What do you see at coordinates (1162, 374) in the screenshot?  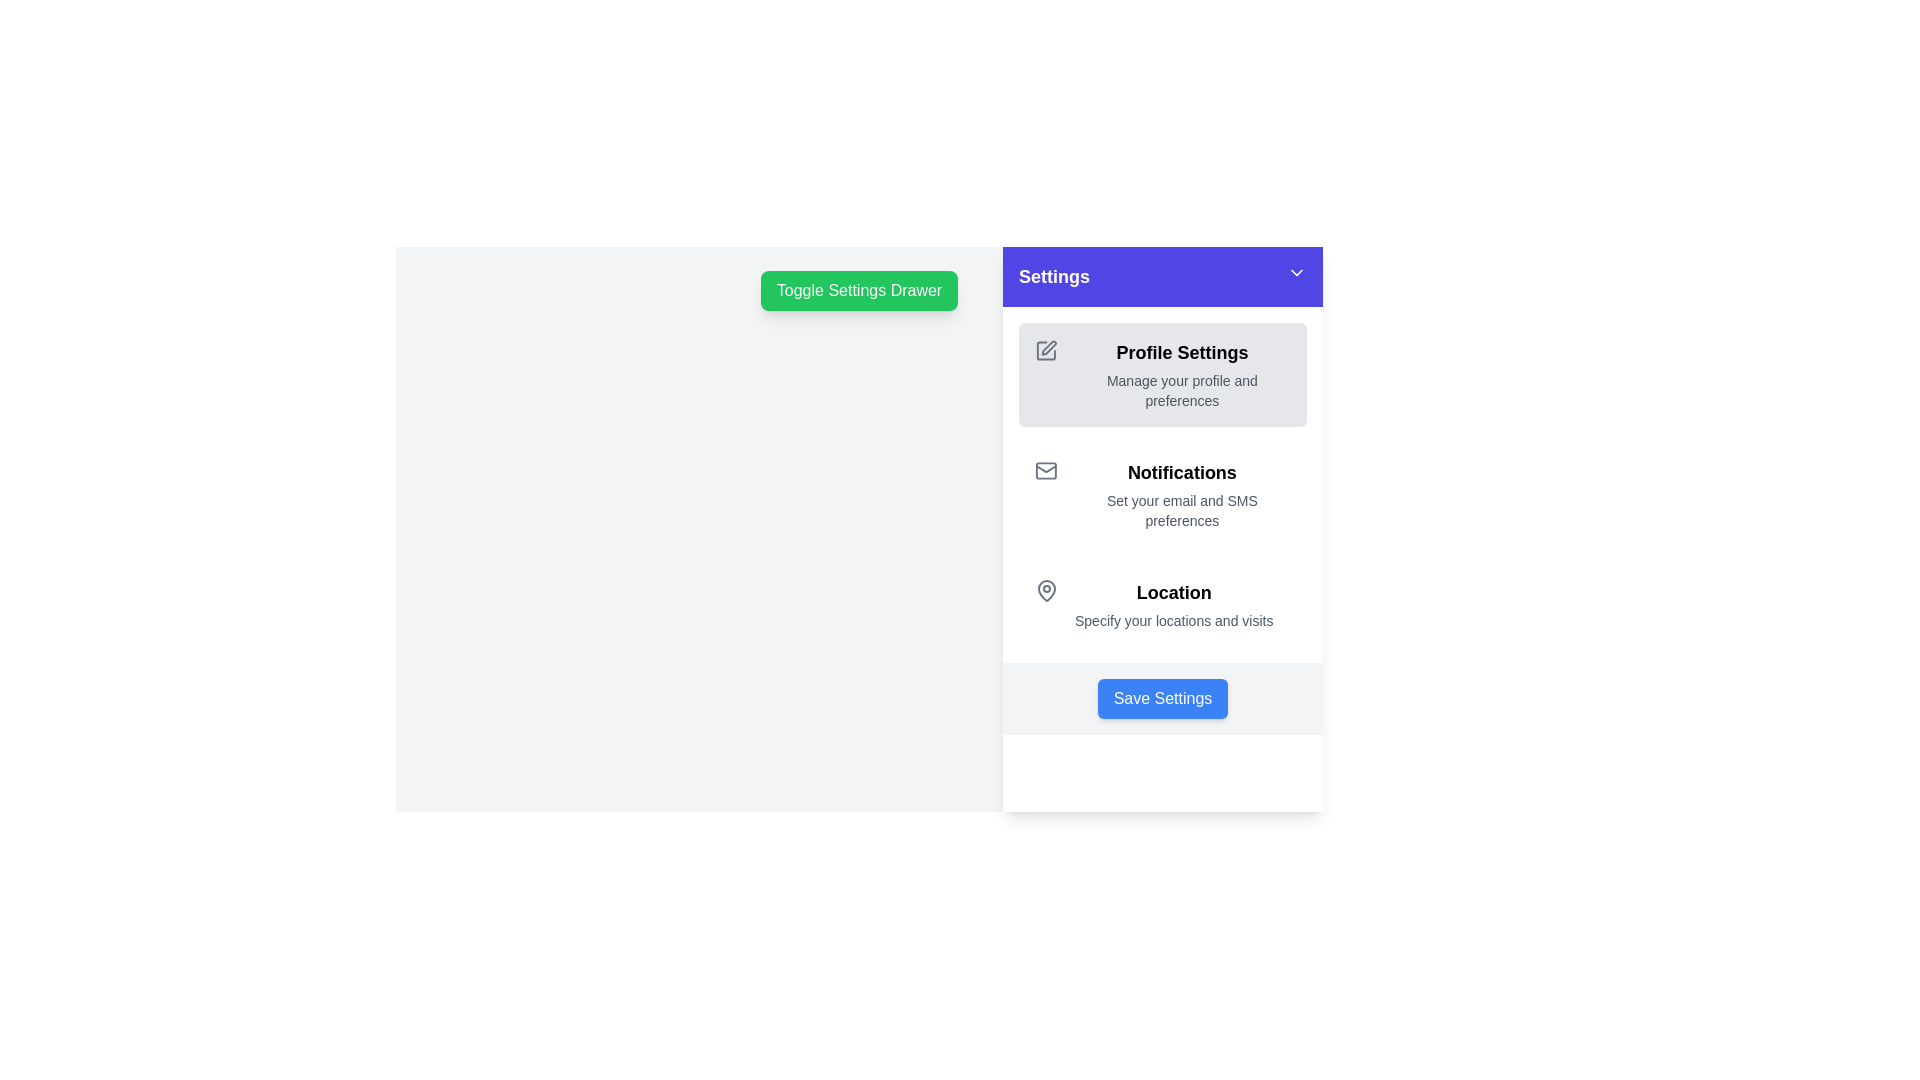 I see `the user profile settings button located in the sidebar menu beneath the 'Settings' header` at bounding box center [1162, 374].